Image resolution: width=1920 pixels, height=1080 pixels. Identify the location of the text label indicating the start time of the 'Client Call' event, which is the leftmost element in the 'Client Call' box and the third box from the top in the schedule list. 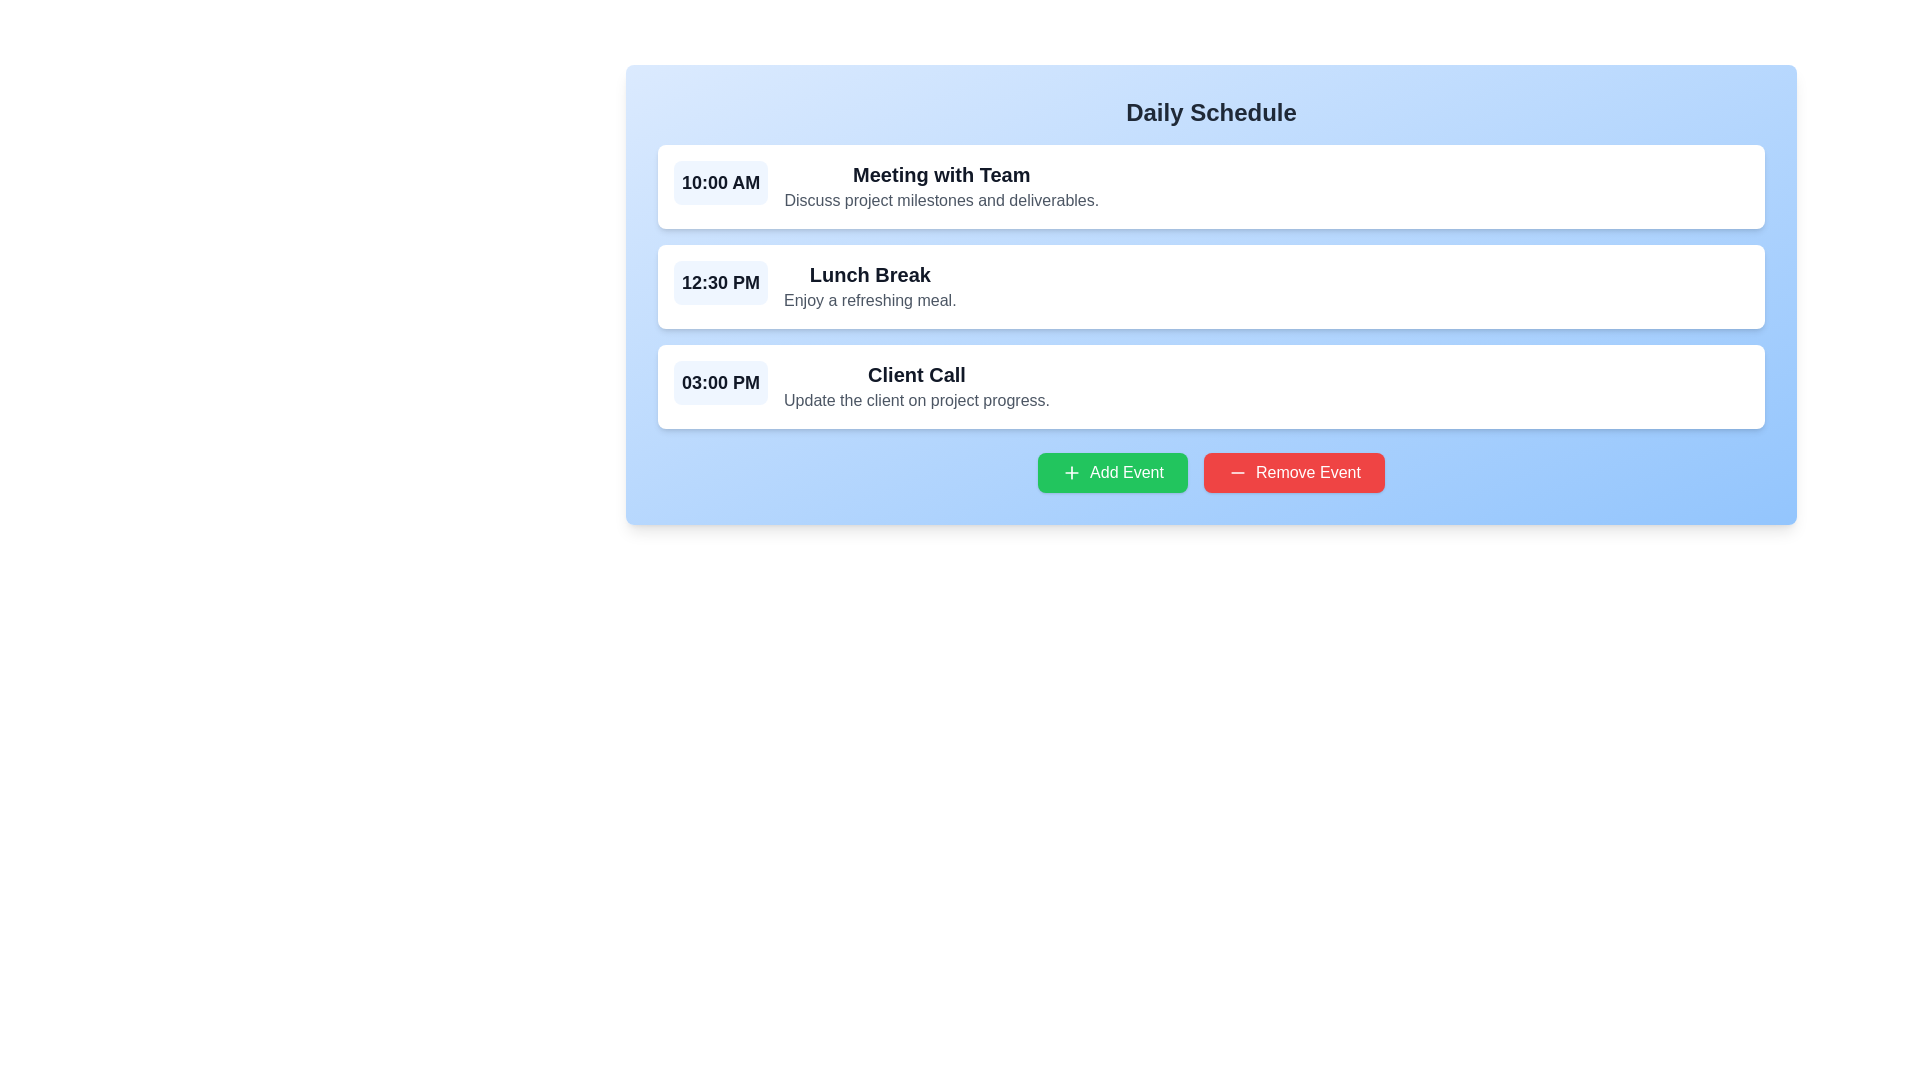
(720, 382).